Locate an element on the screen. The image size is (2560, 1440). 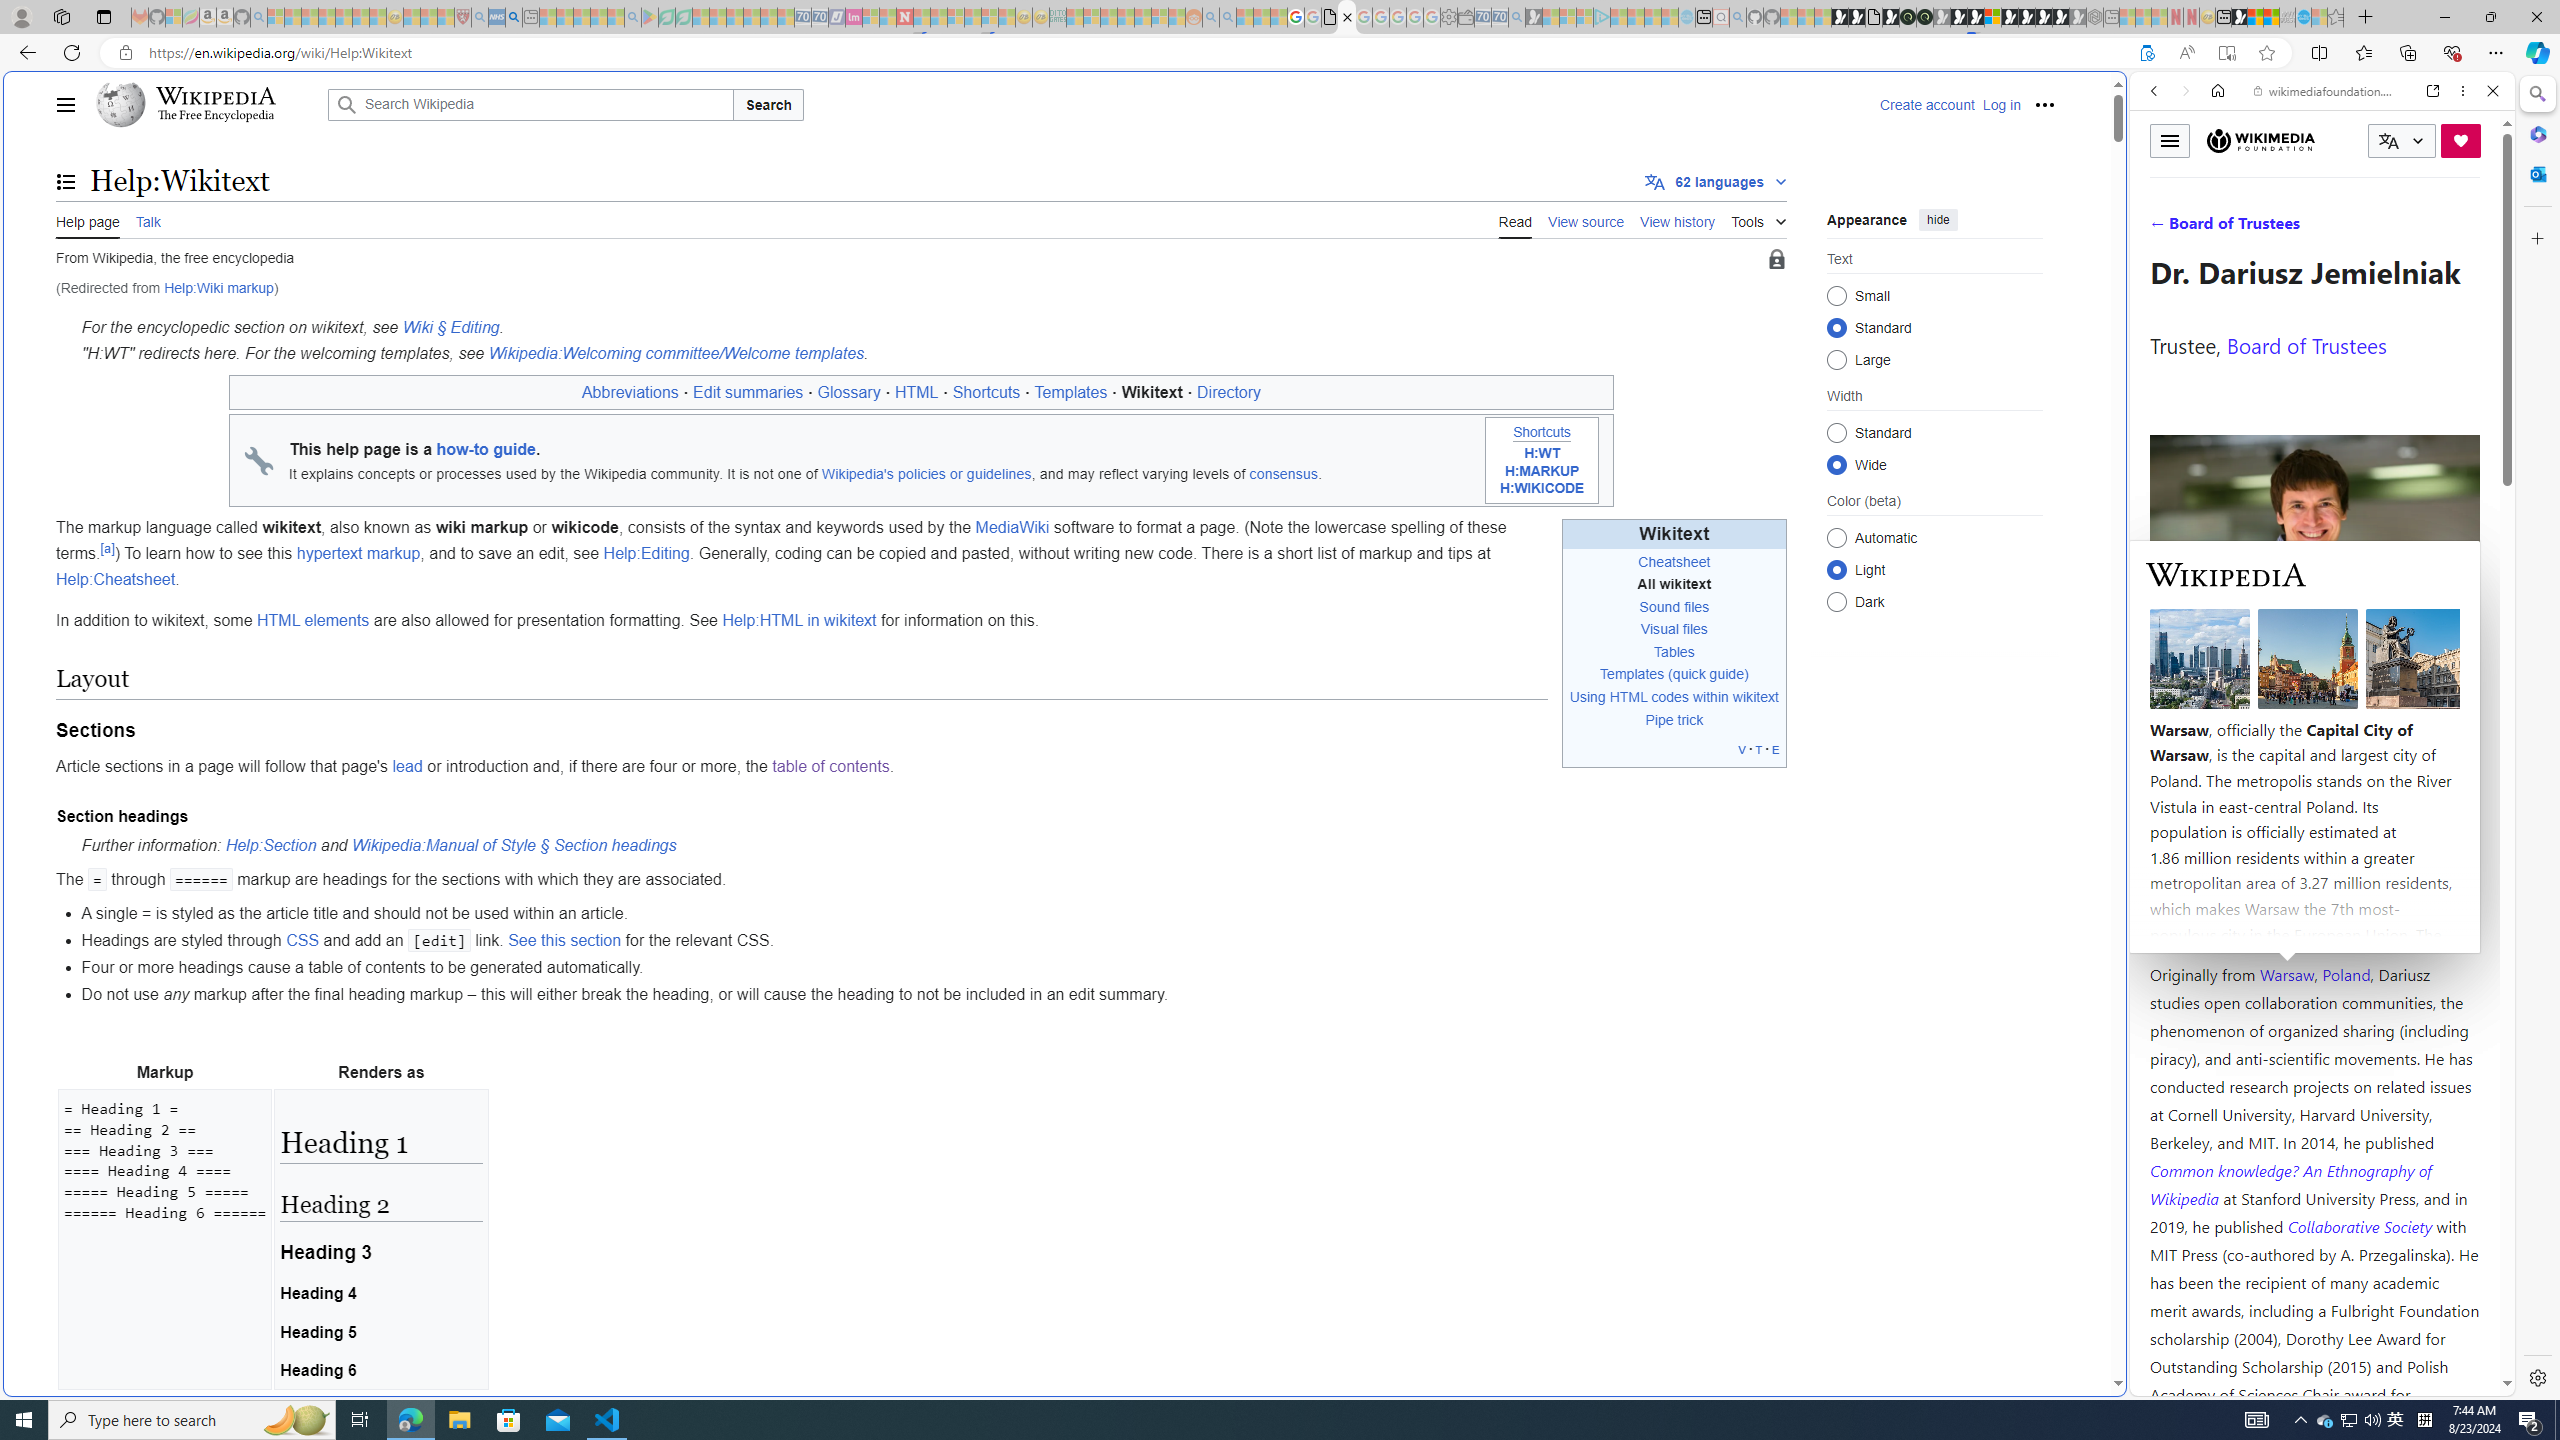
'Tables' is located at coordinates (1674, 651).